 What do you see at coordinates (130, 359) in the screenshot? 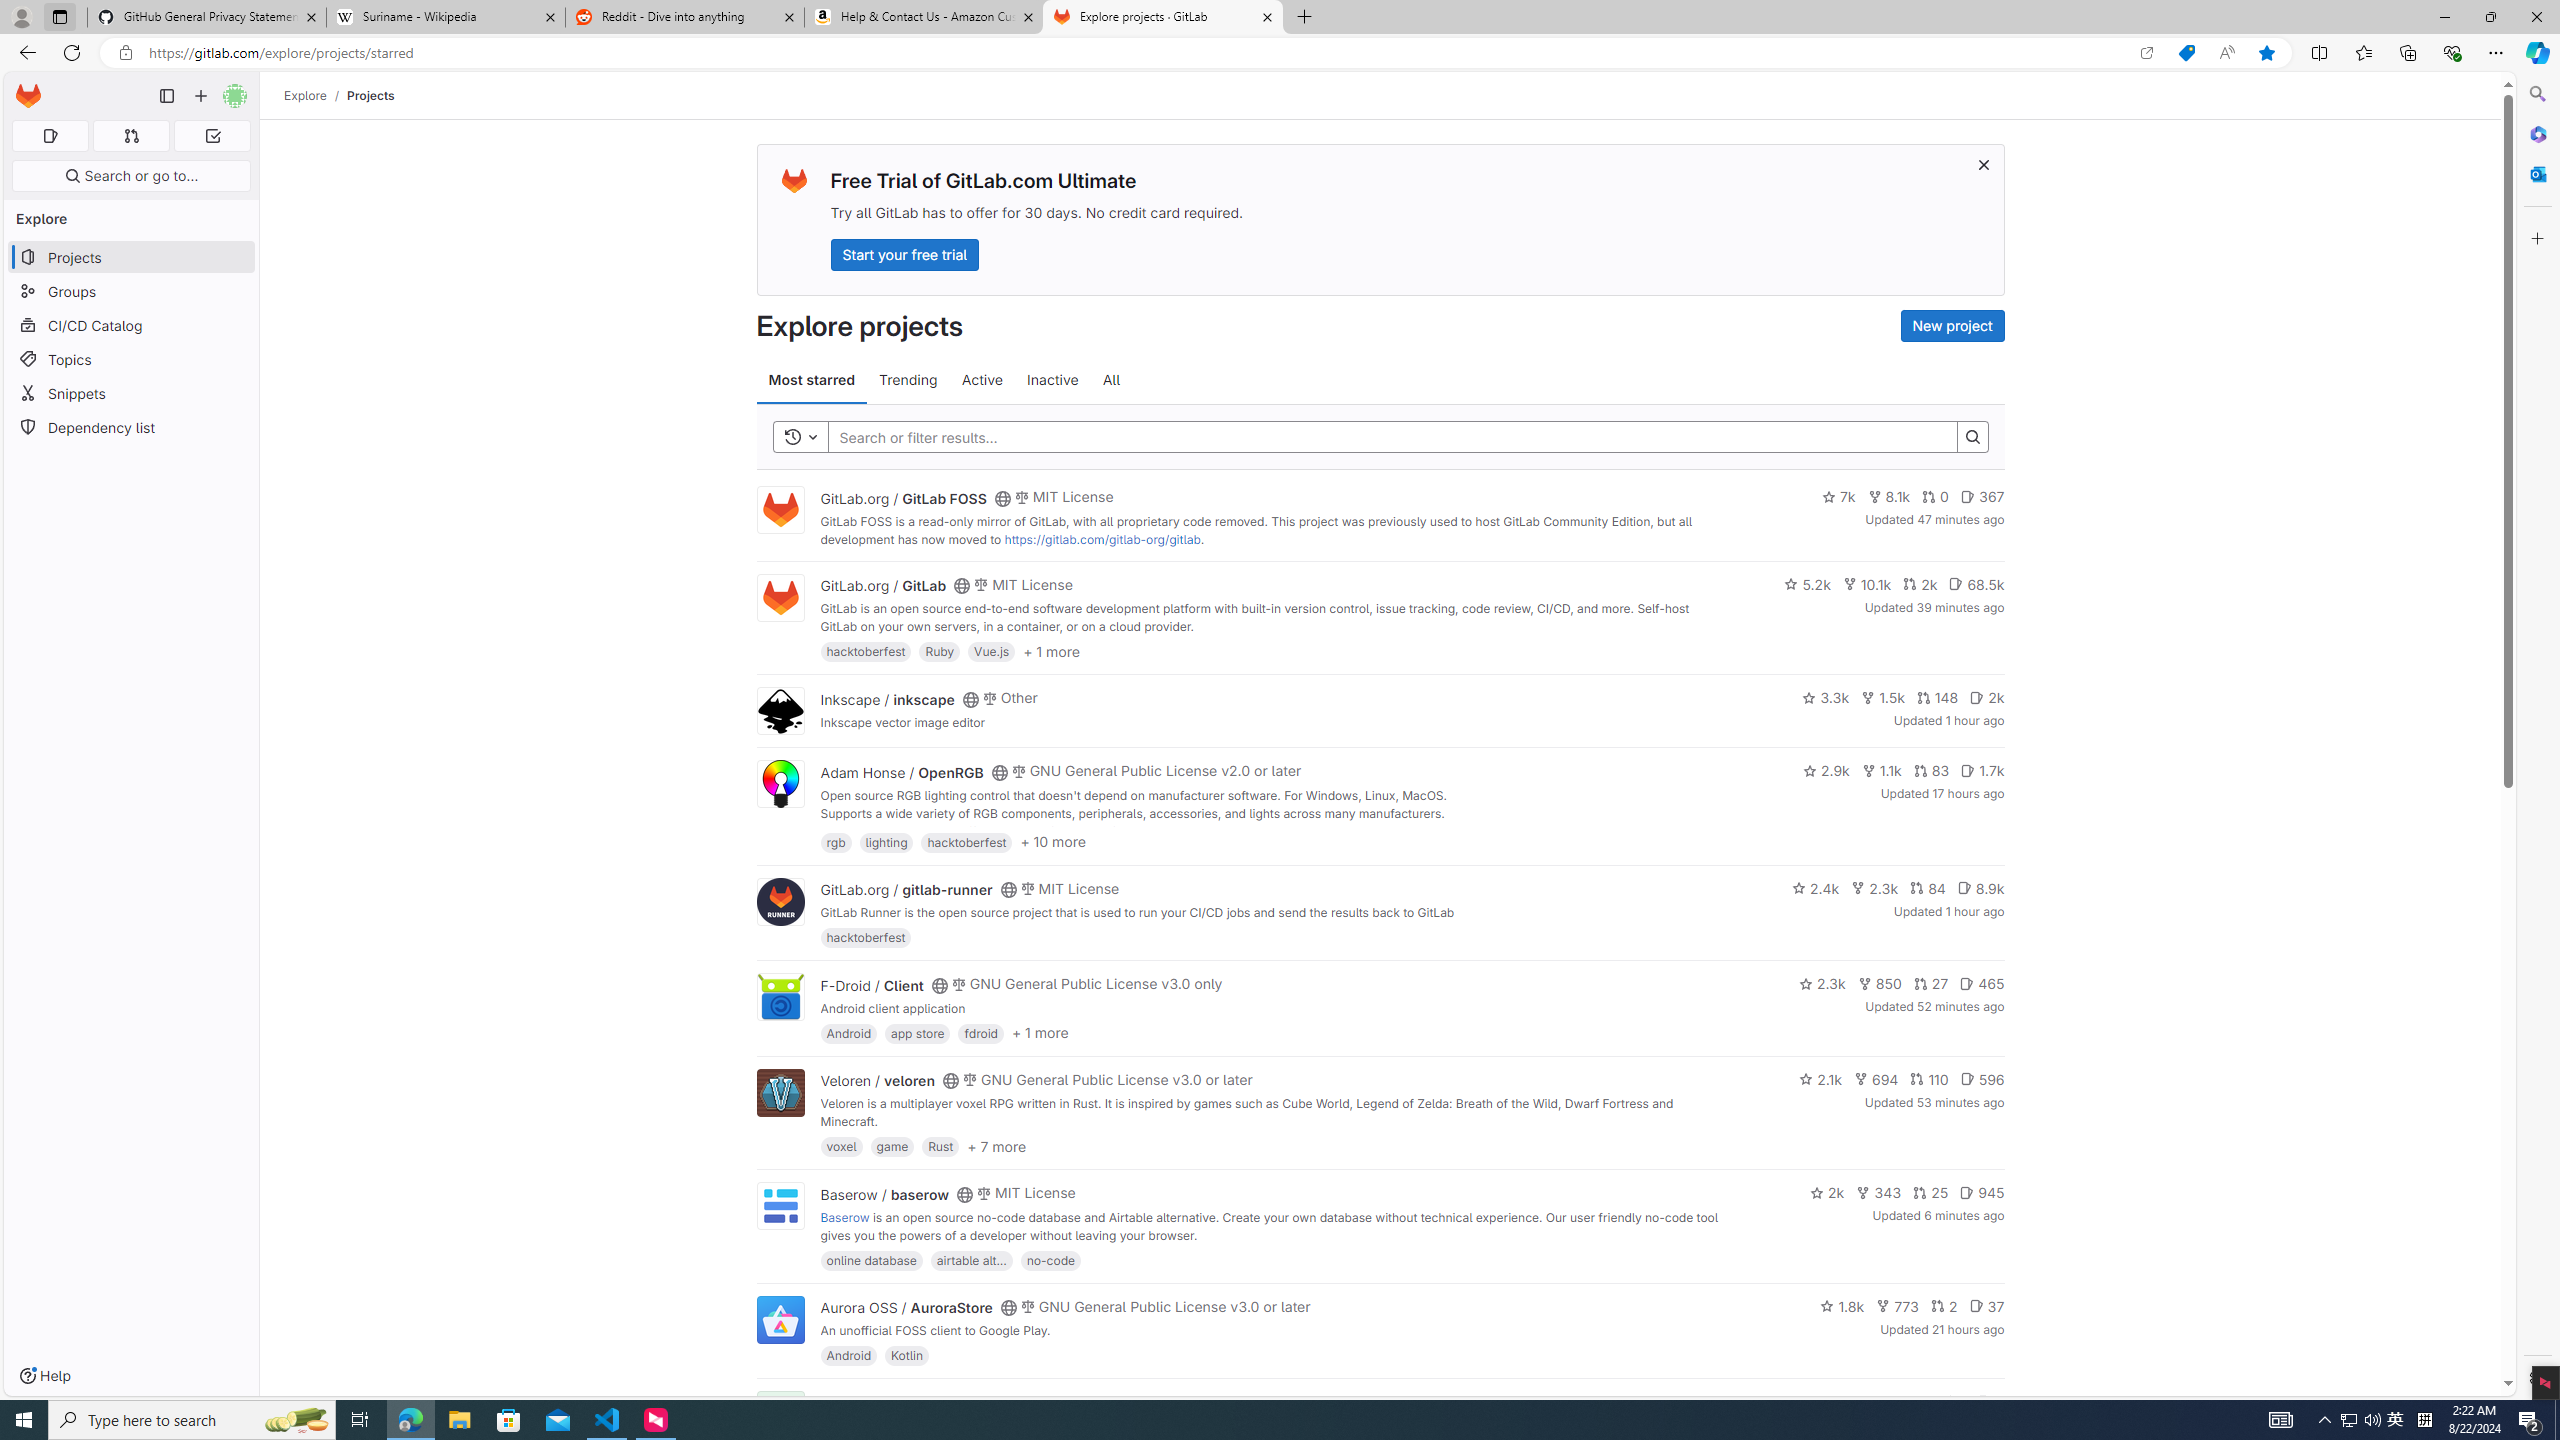
I see `'Topics'` at bounding box center [130, 359].